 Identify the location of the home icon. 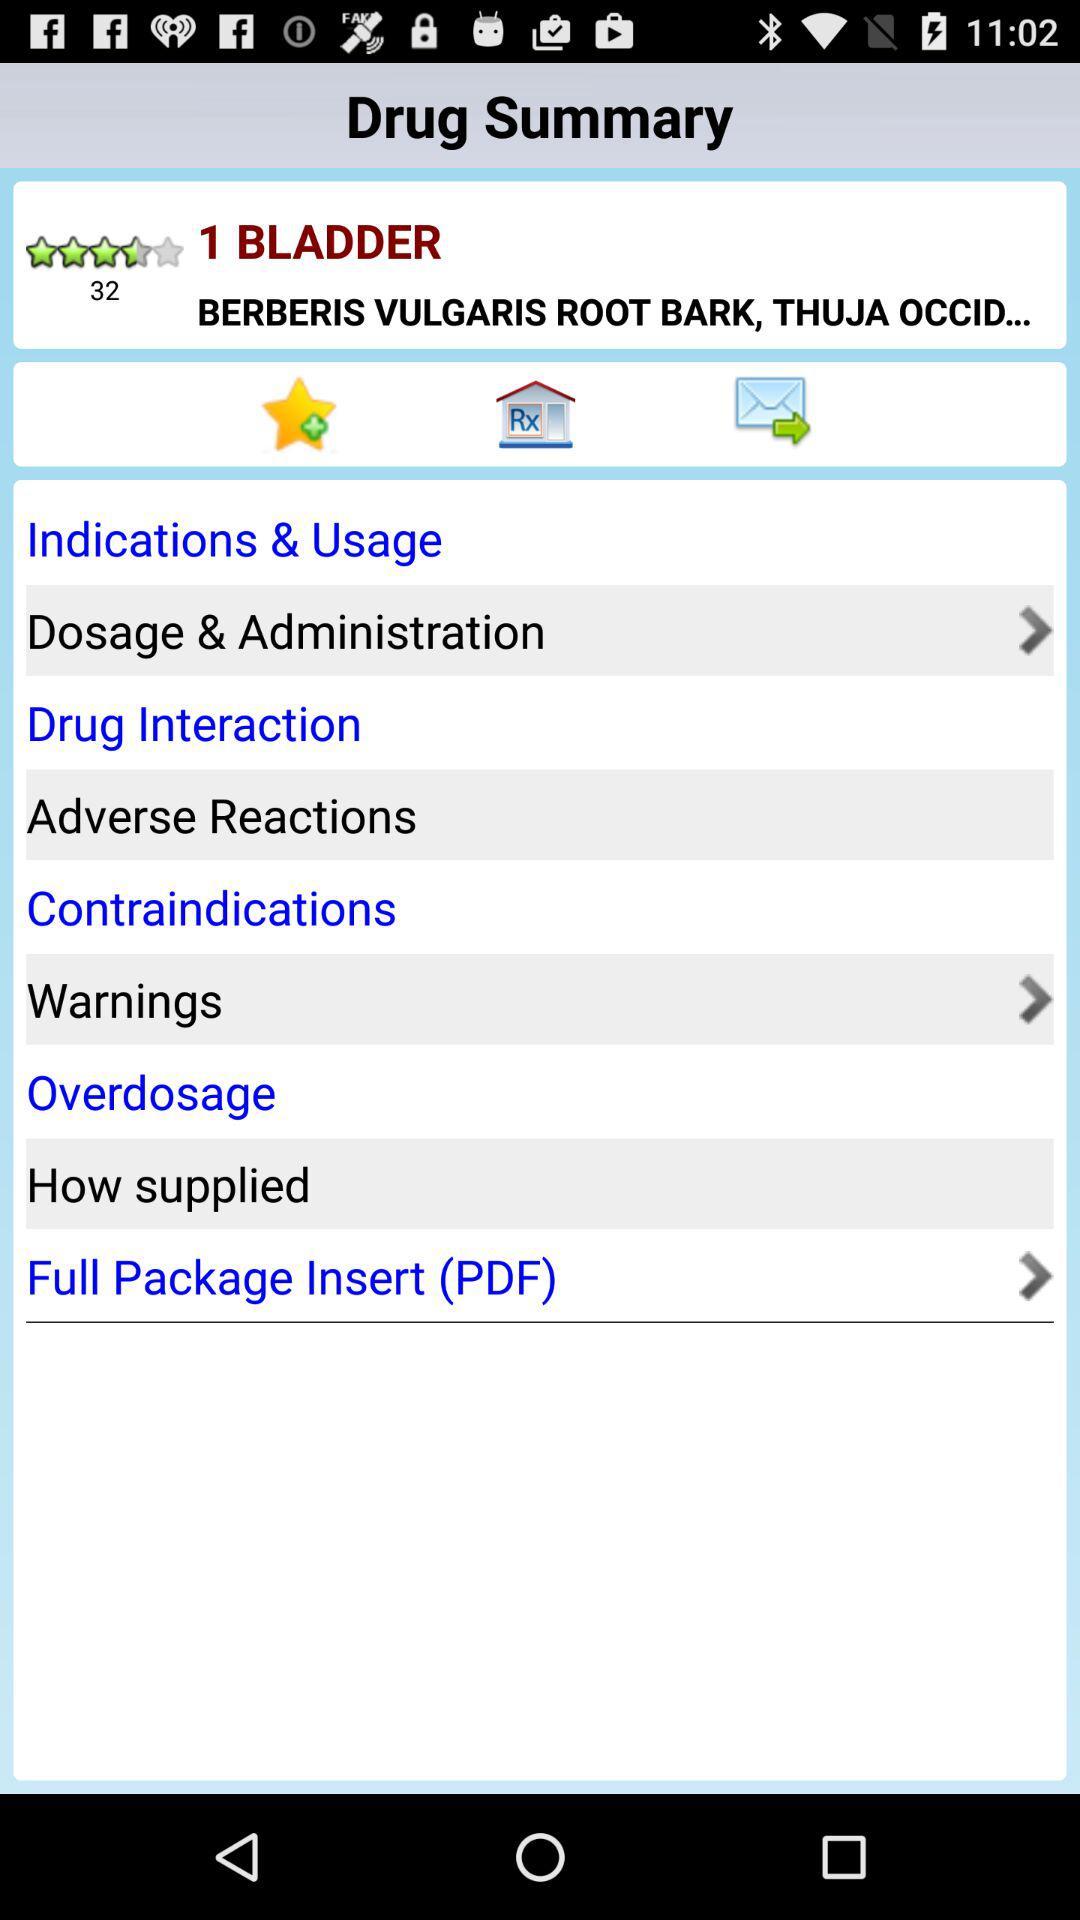
(540, 442).